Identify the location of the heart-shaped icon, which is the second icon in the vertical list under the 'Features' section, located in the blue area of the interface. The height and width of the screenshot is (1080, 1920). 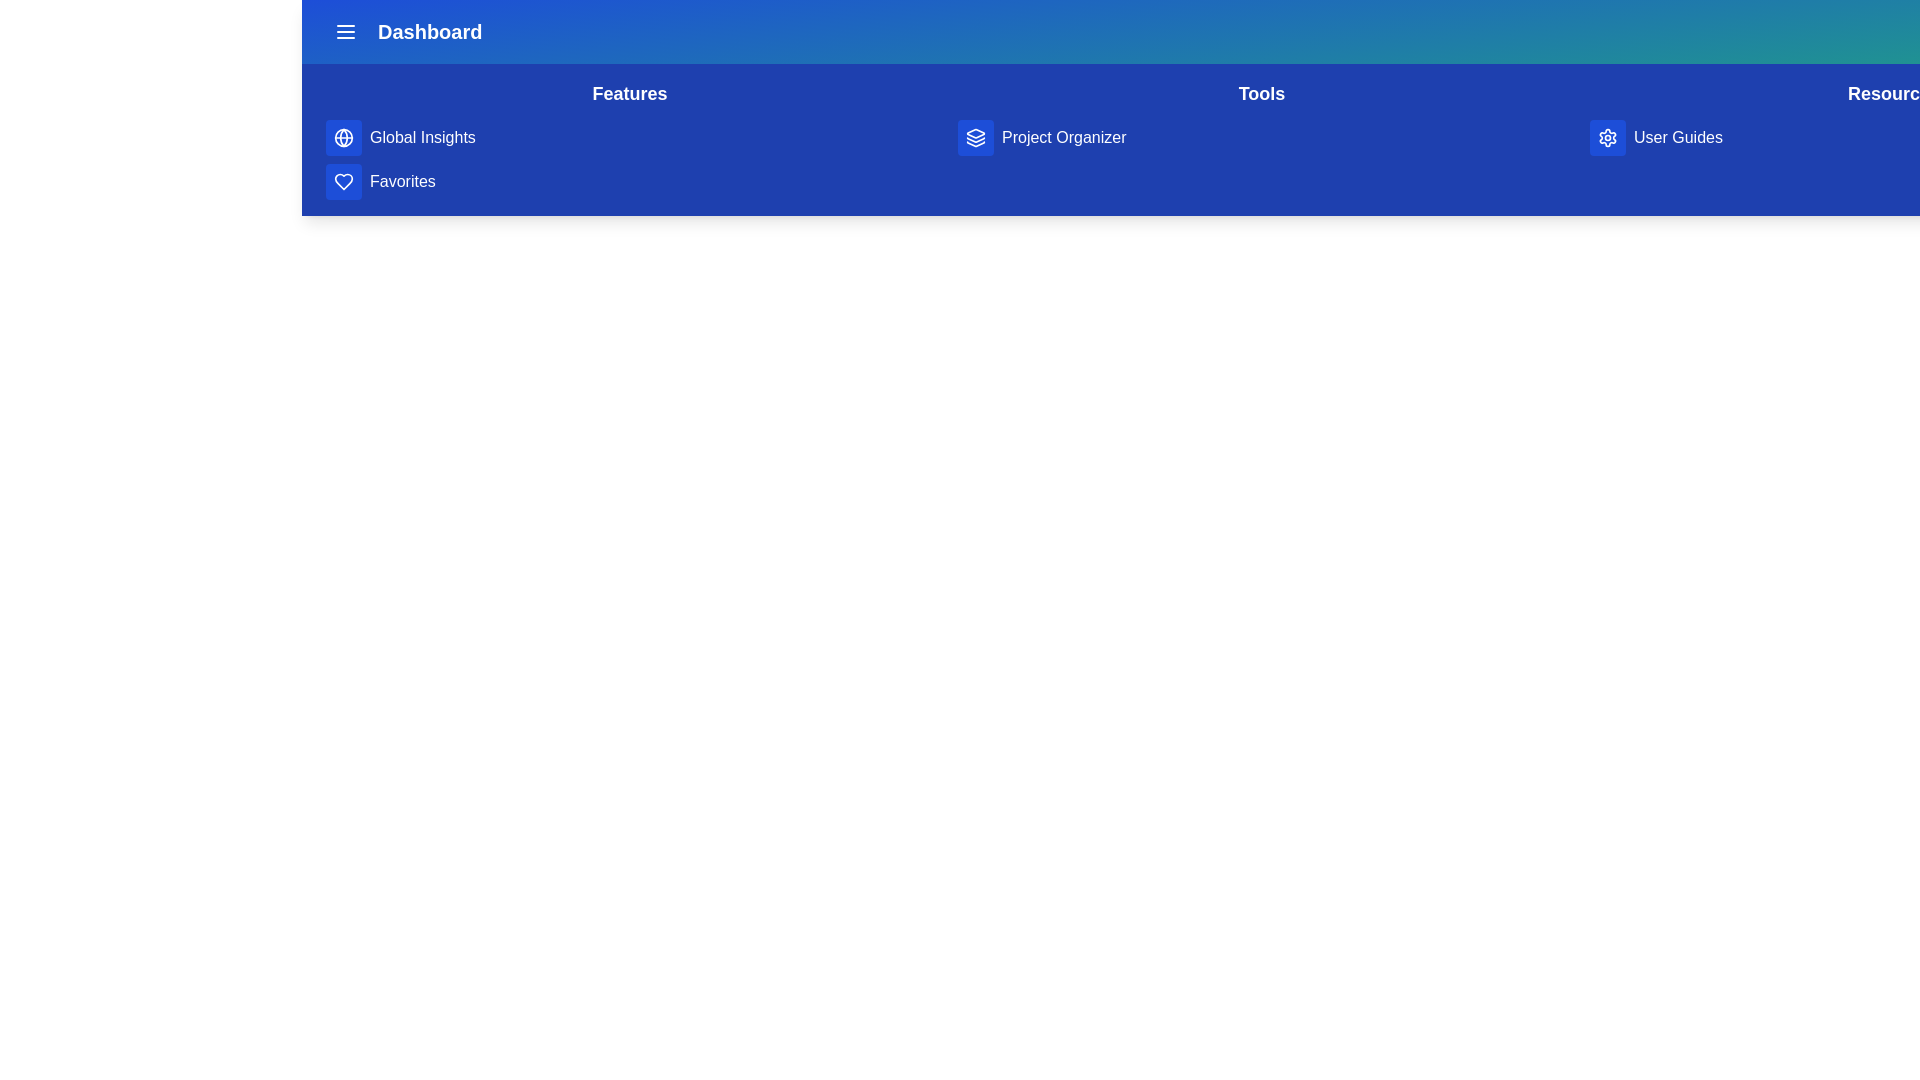
(344, 181).